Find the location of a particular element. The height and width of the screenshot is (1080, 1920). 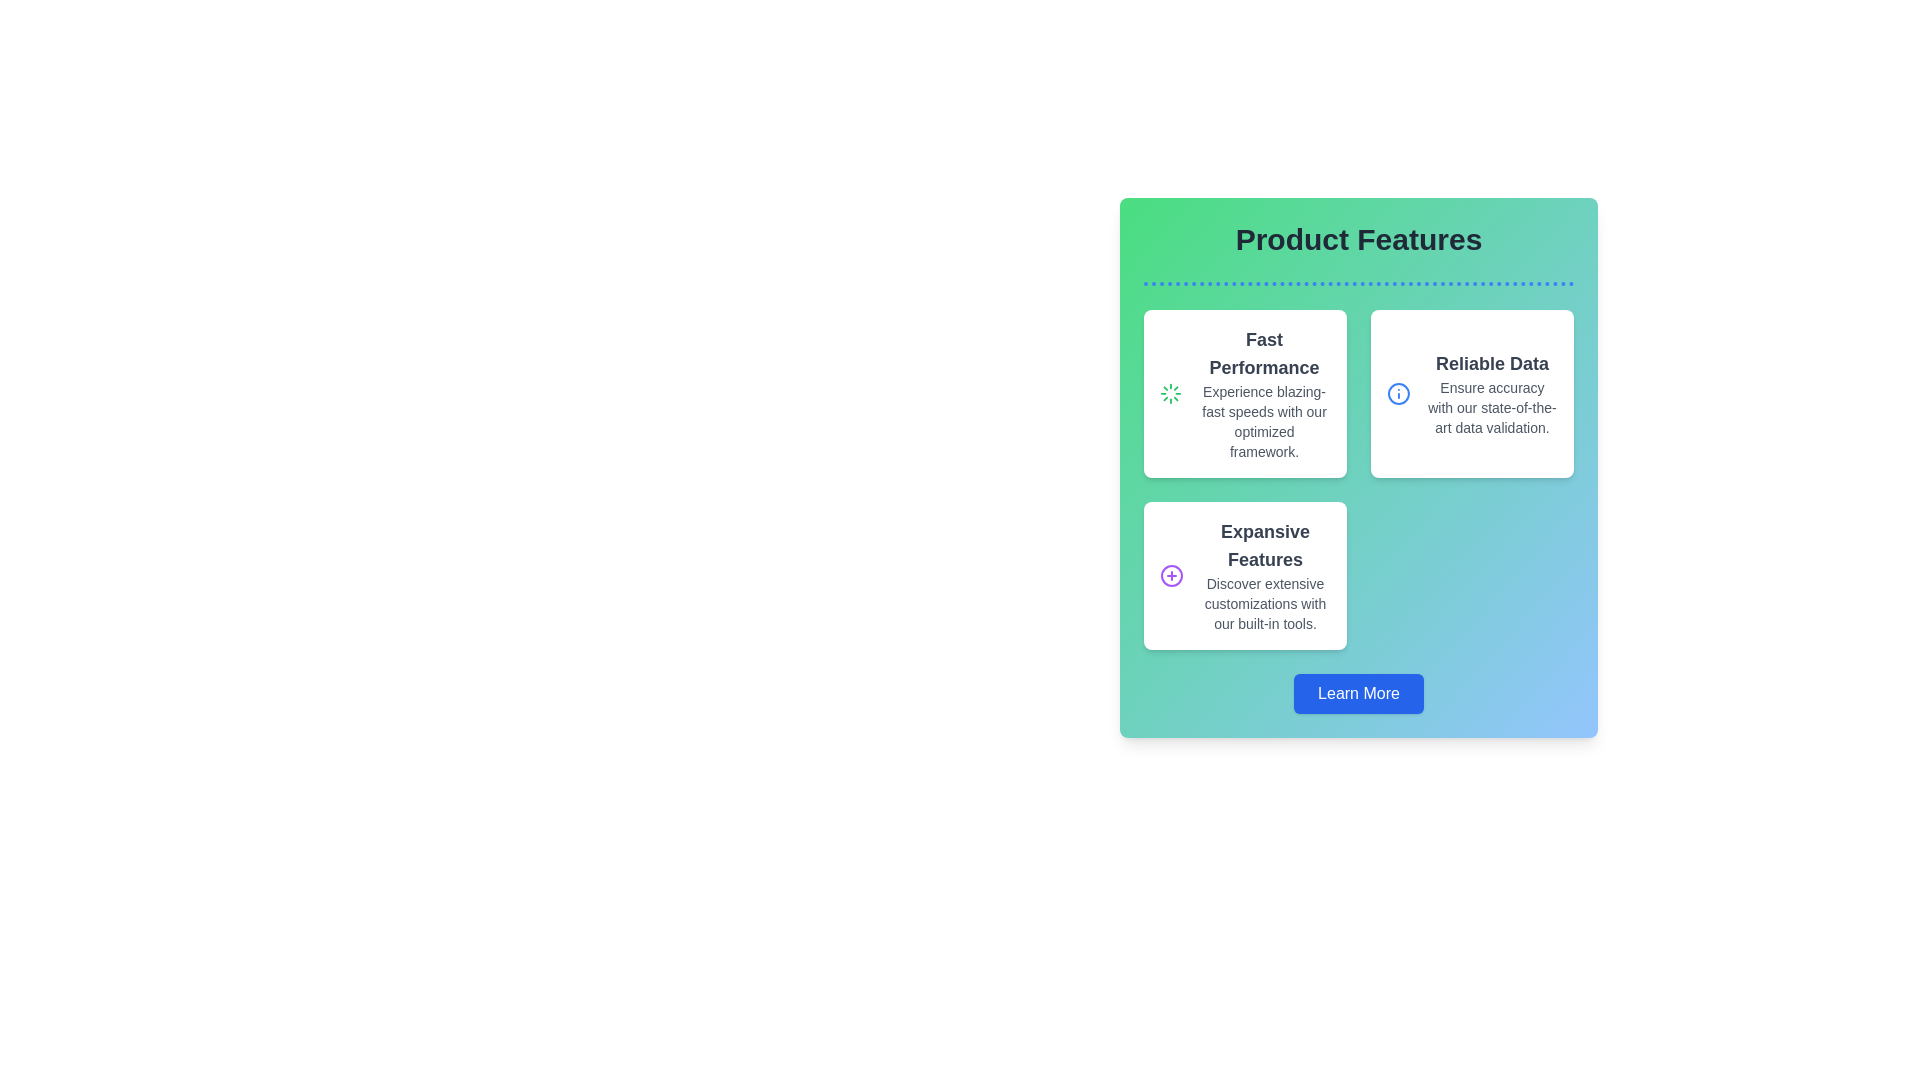

the outermost circular outline of the SVG icon, which is styled with a stroke color and no fill is located at coordinates (1171, 575).